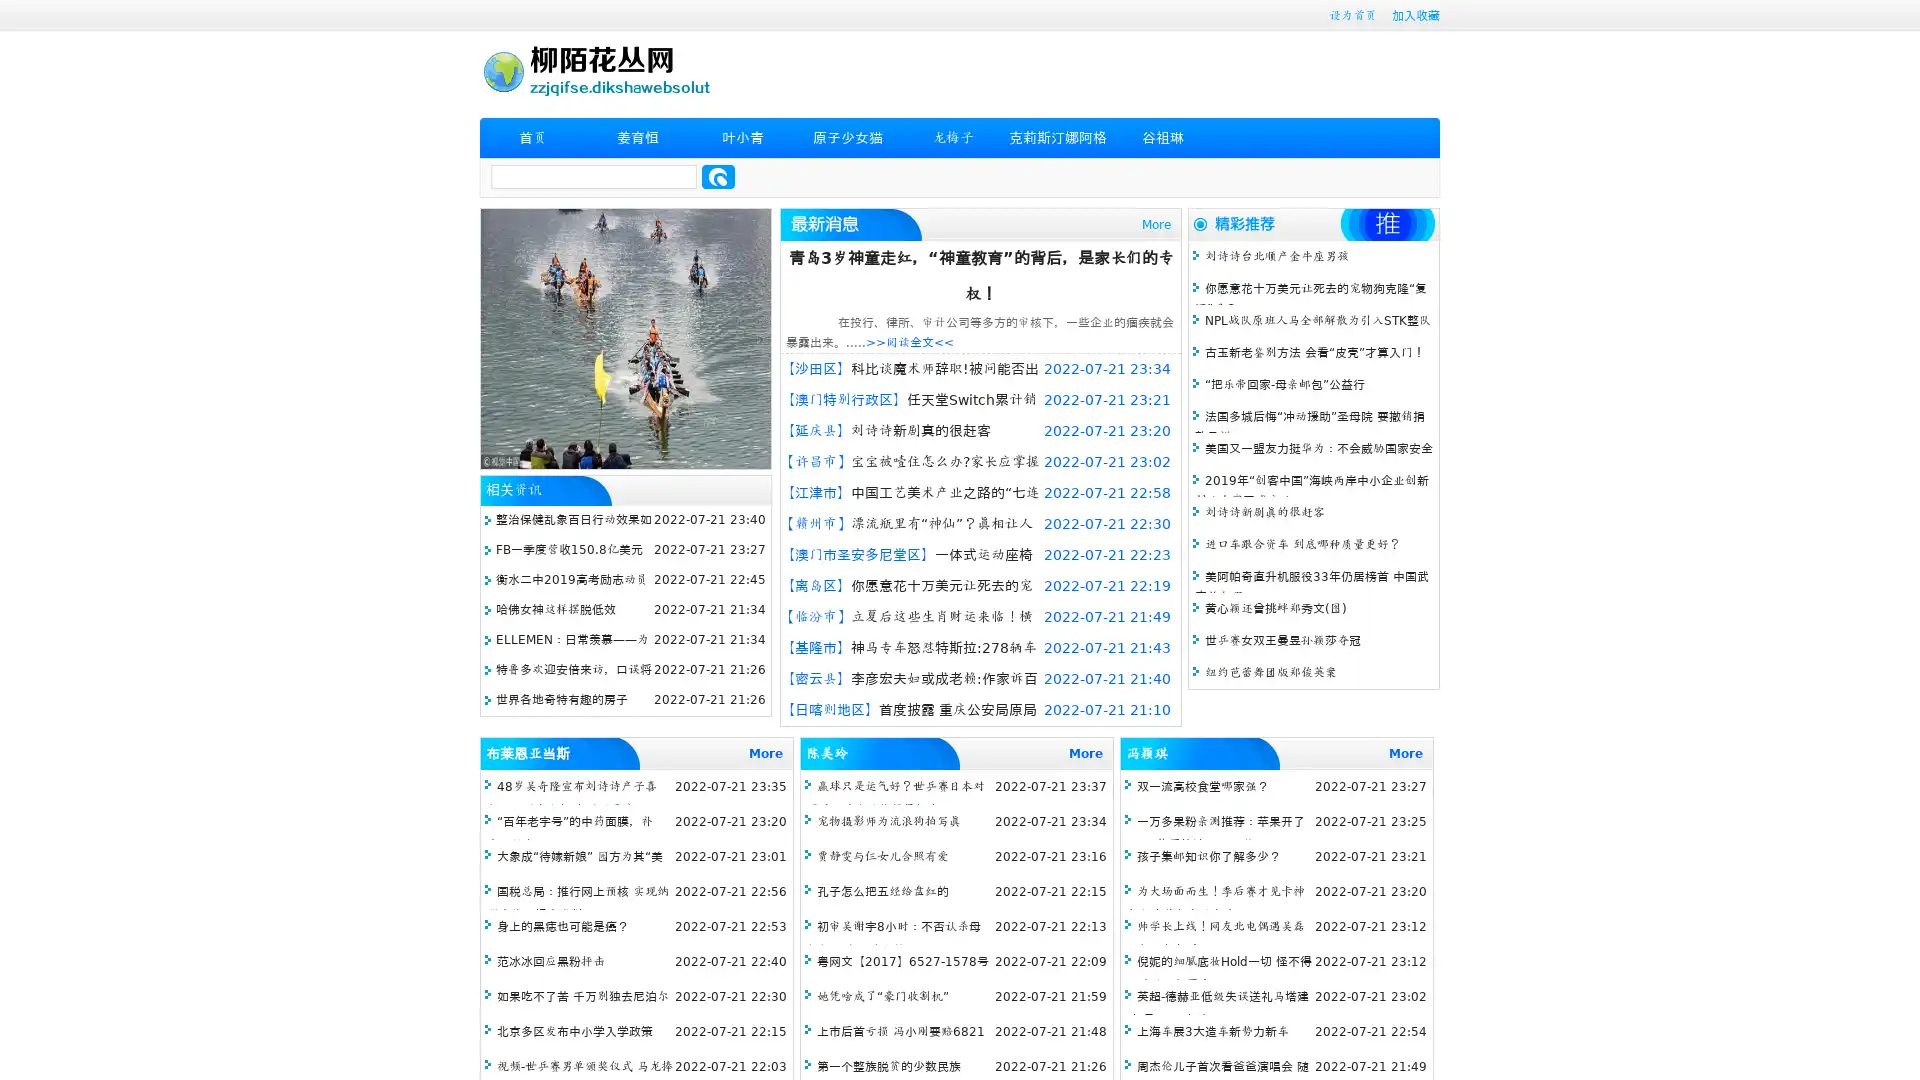 This screenshot has height=1080, width=1920. What do you see at coordinates (718, 176) in the screenshot?
I see `Search` at bounding box center [718, 176].